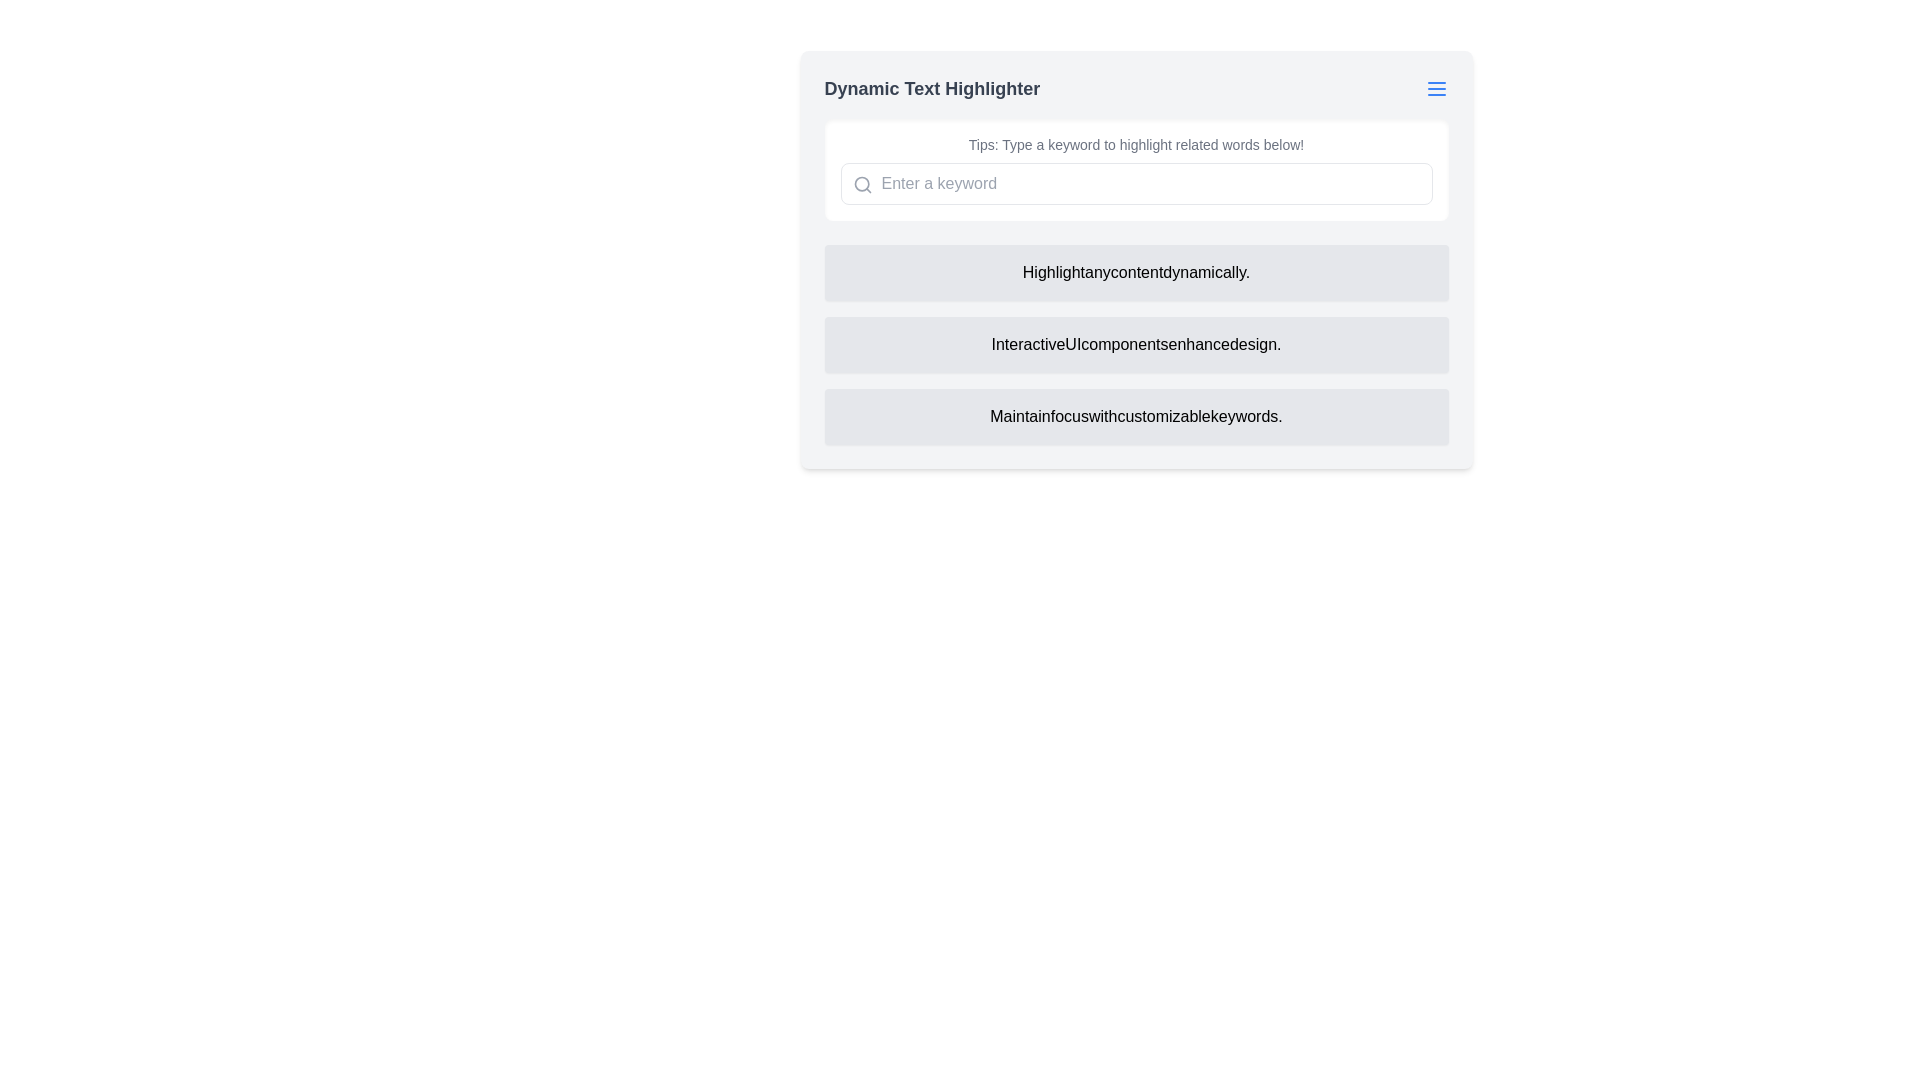 The image size is (1920, 1080). Describe the element at coordinates (1435, 87) in the screenshot. I see `the button located at the top-right corner of the header section titled 'Dynamic Text Highlighter'` at that location.